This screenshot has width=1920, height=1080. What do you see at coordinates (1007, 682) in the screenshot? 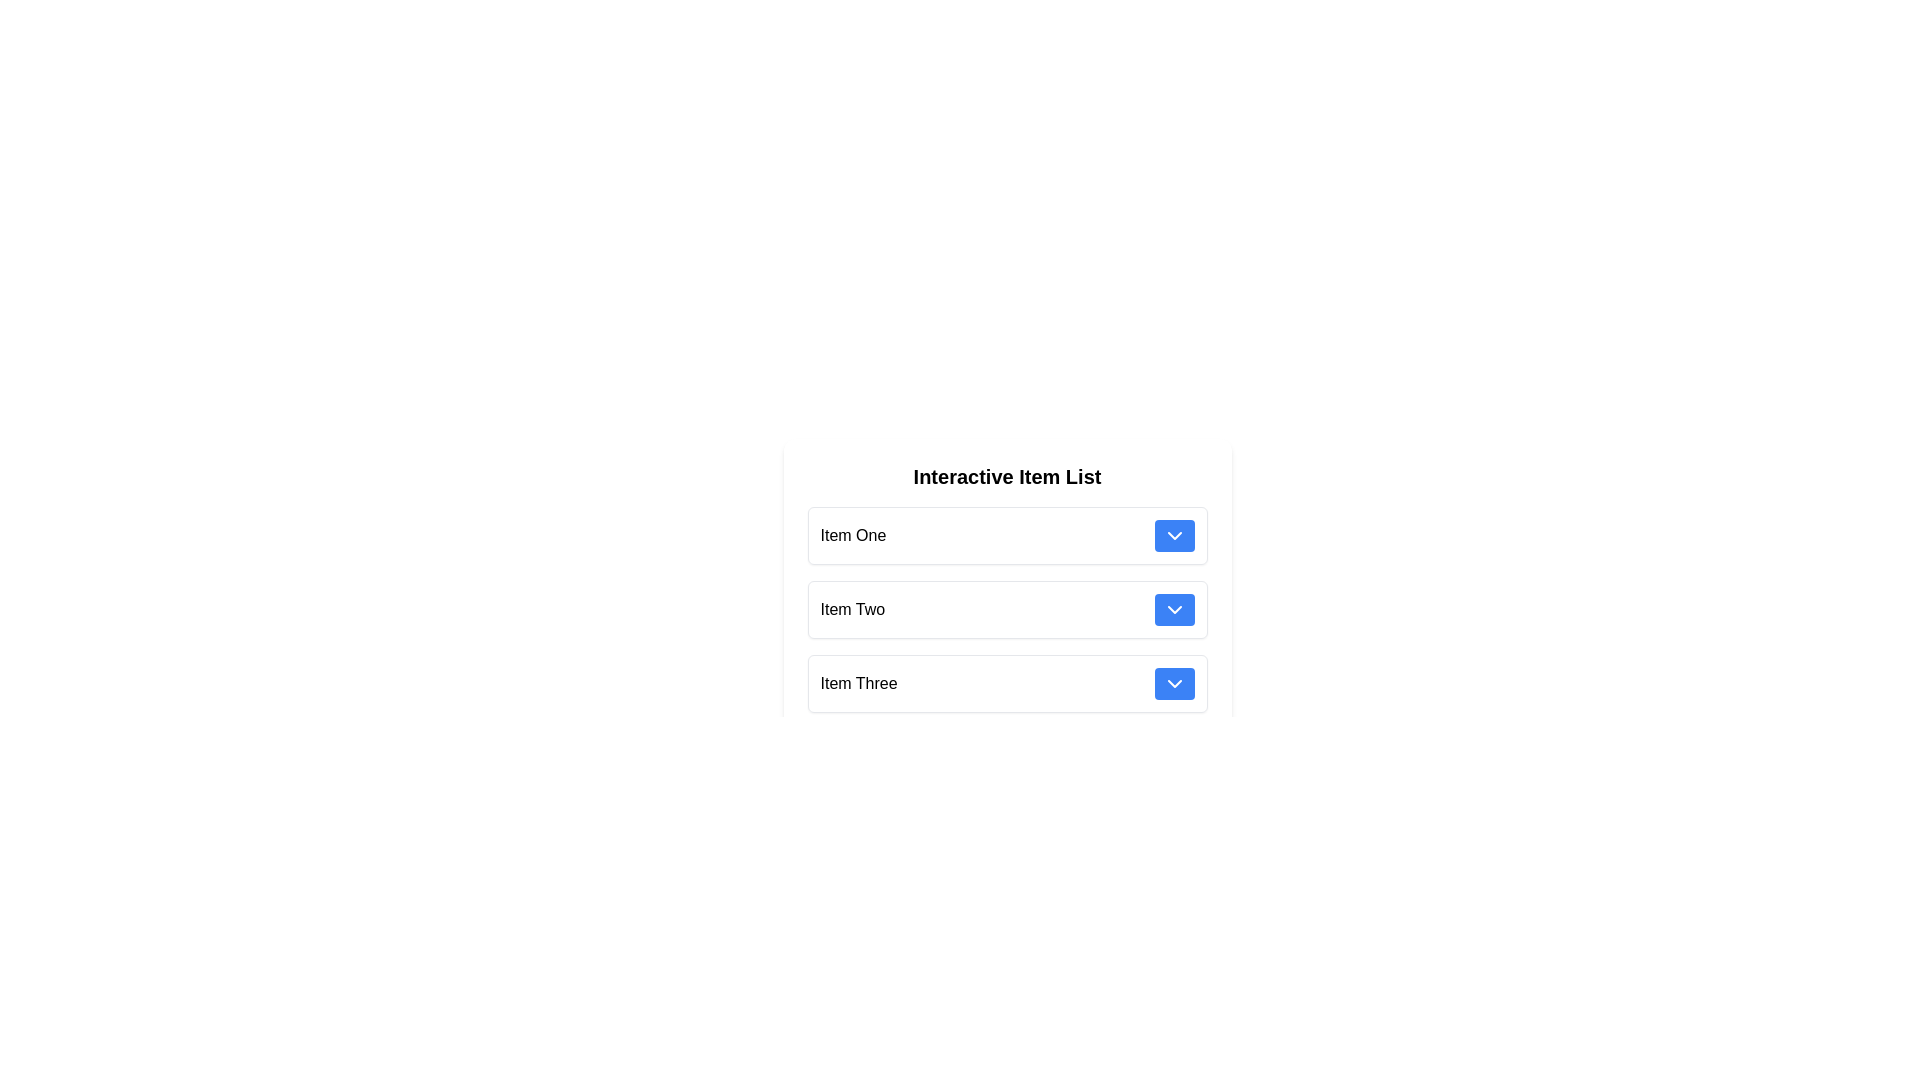
I see `the selectable list item labeled 'Item Three' for keyboard navigation` at bounding box center [1007, 682].